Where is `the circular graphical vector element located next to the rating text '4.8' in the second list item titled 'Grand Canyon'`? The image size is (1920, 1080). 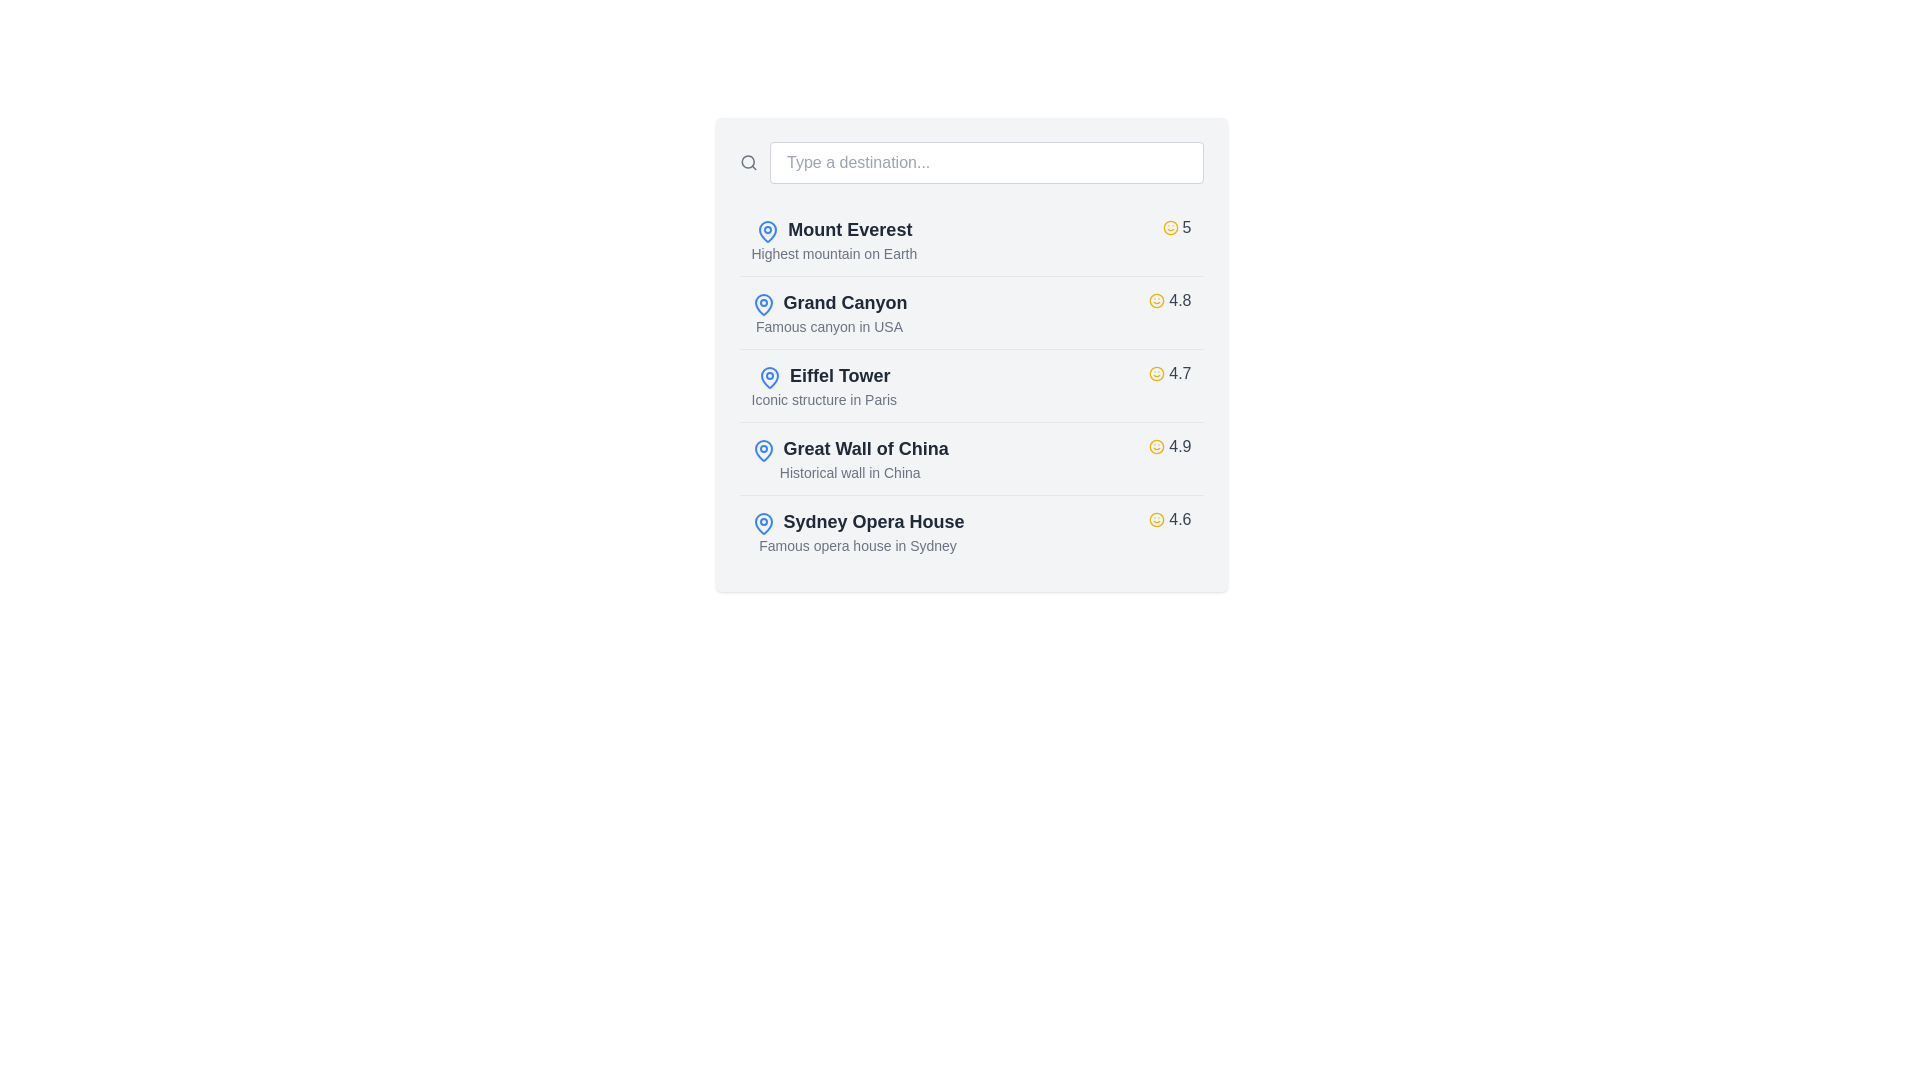 the circular graphical vector element located next to the rating text '4.8' in the second list item titled 'Grand Canyon' is located at coordinates (1157, 300).